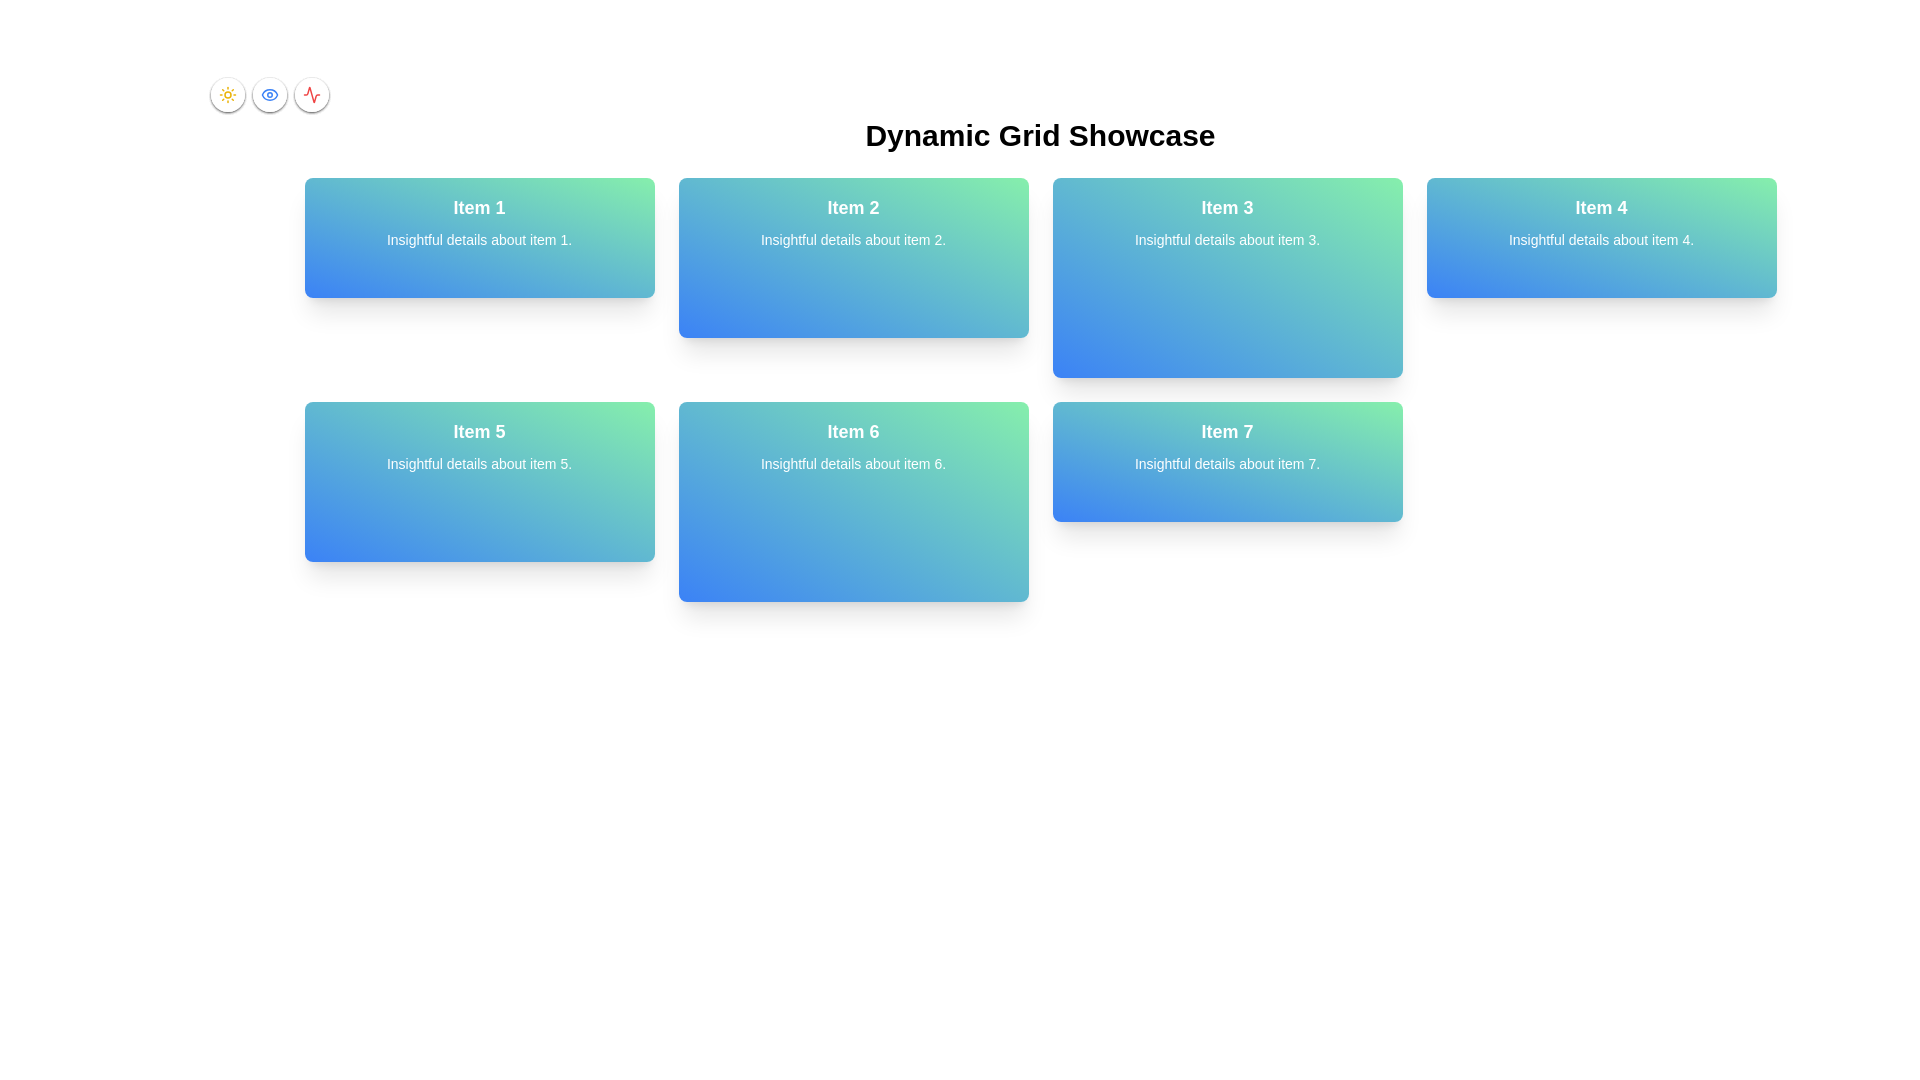 The image size is (1920, 1080). Describe the element at coordinates (1226, 462) in the screenshot. I see `the display card located in the second row and last column of the grid layout to trigger a visual or functional response` at that location.